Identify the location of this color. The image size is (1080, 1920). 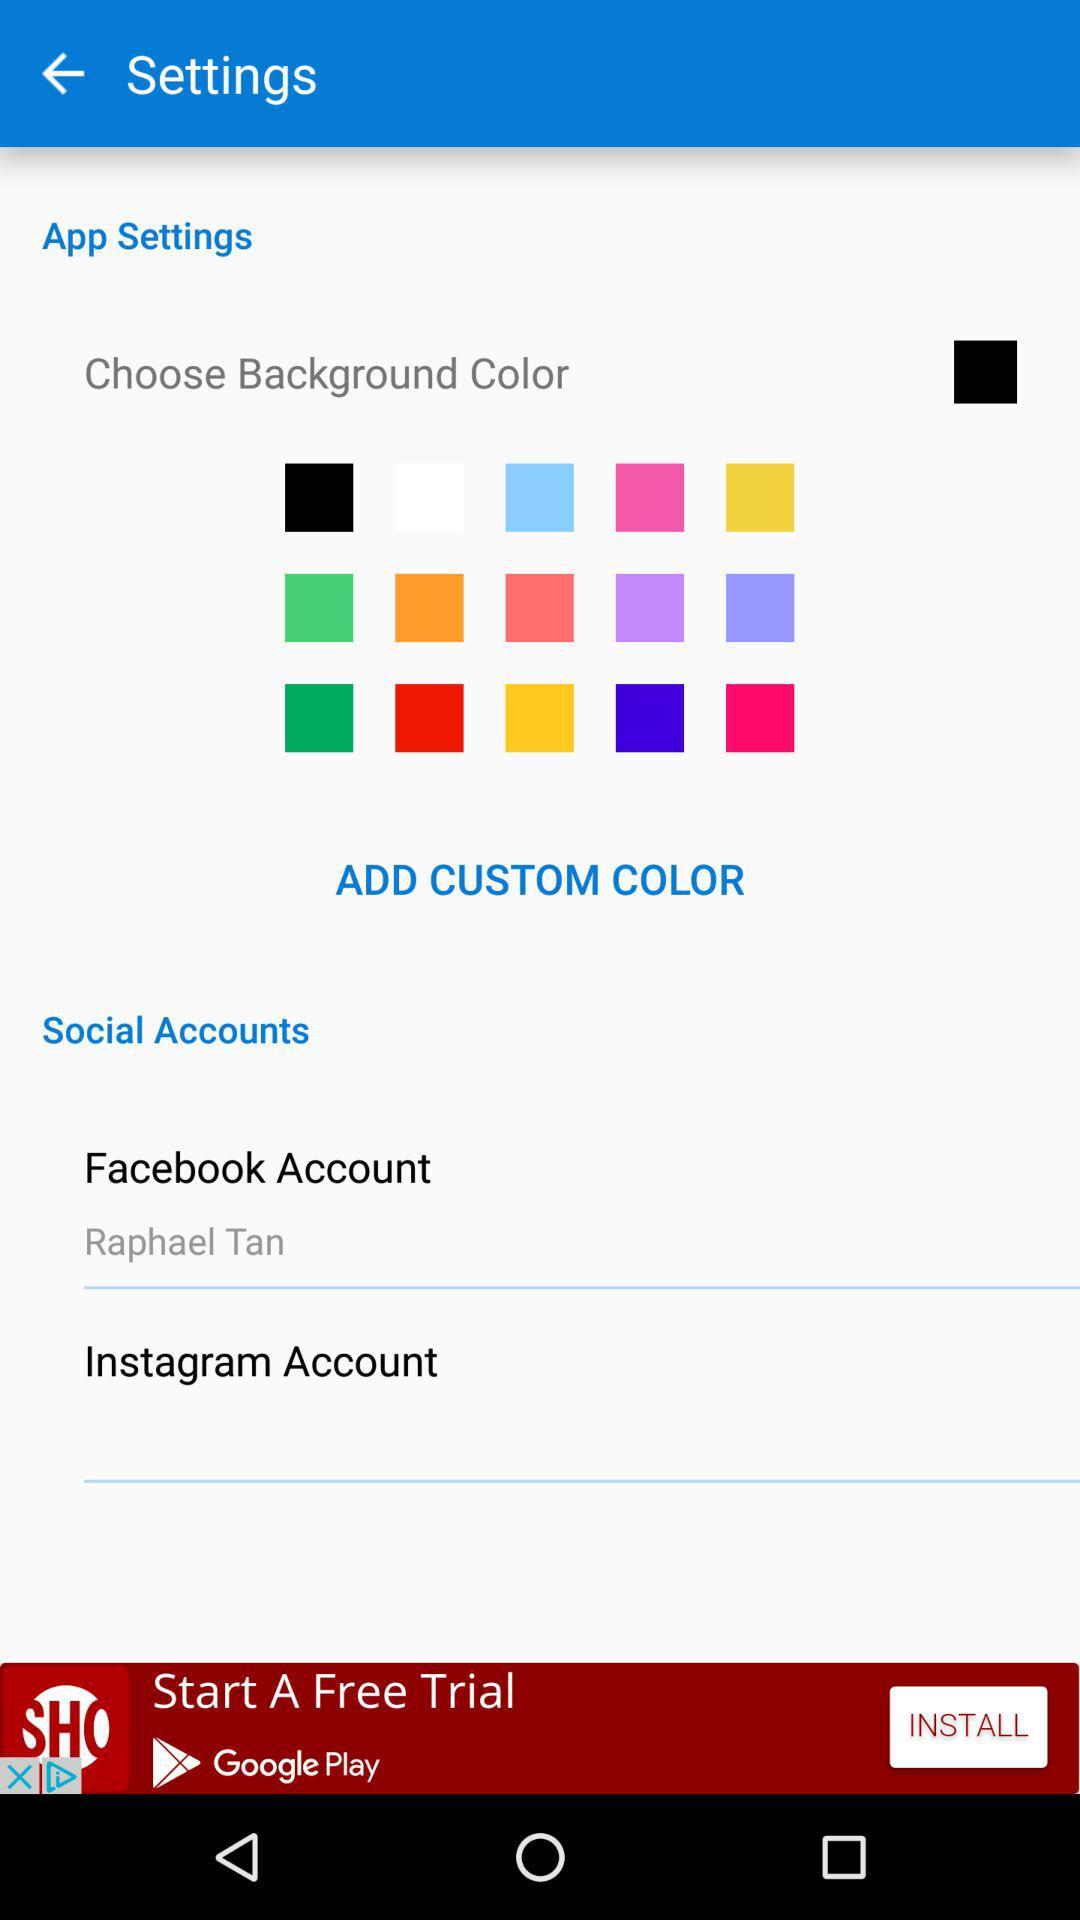
(318, 718).